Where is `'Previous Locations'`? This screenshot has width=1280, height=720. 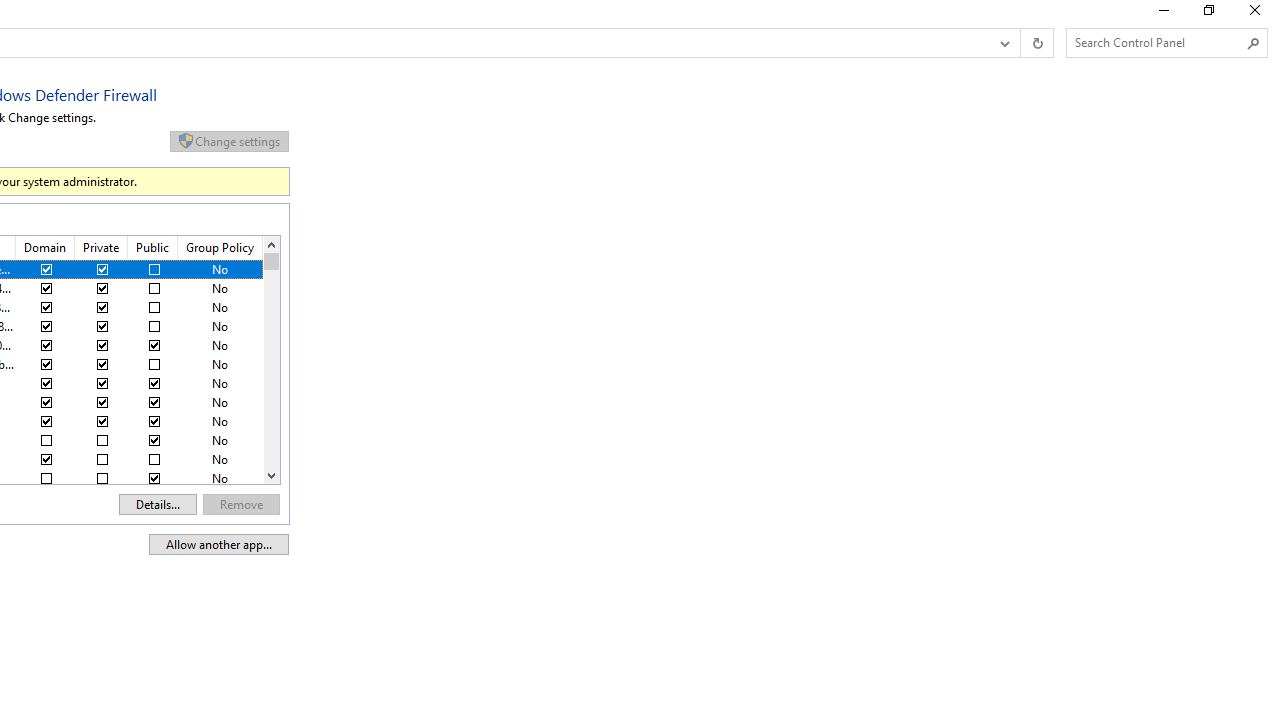 'Previous Locations' is located at coordinates (1003, 43).